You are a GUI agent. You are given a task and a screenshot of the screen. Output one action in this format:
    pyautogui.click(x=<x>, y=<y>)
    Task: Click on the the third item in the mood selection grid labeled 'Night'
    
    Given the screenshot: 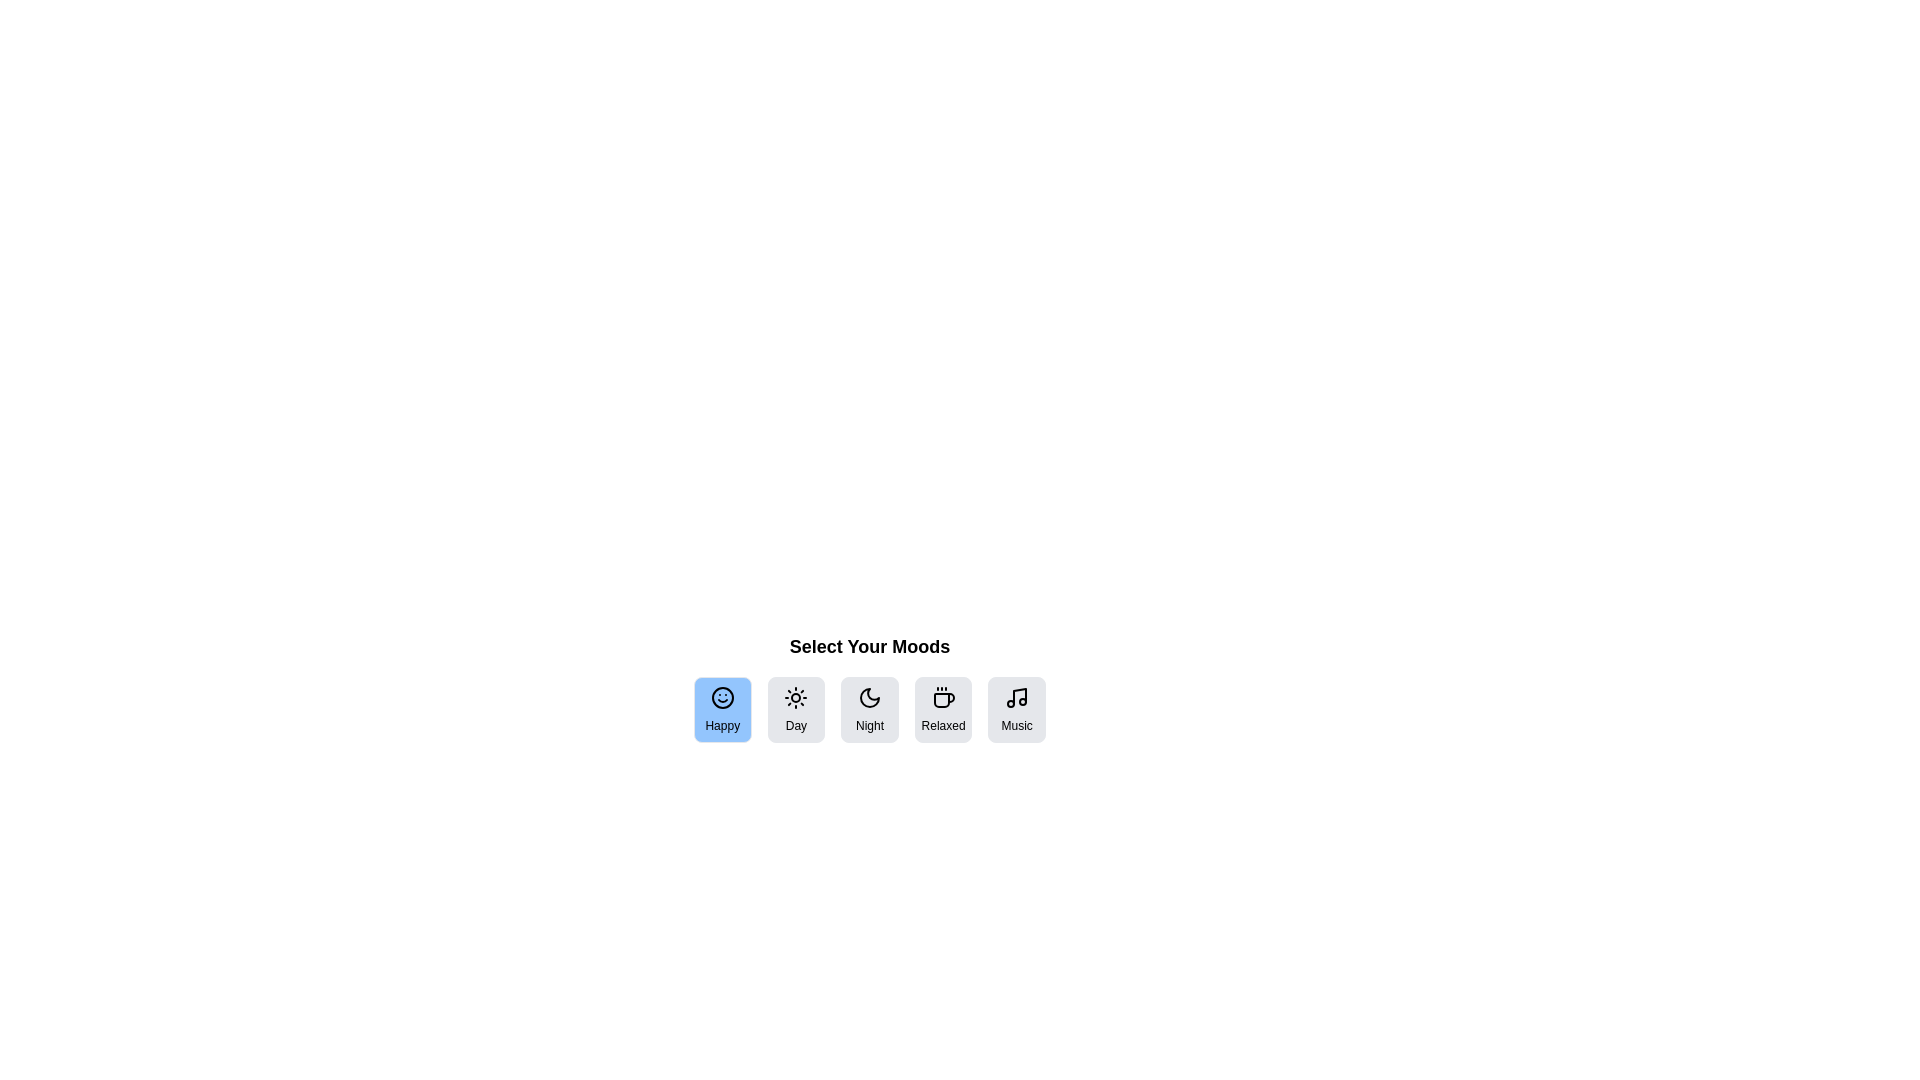 What is the action you would take?
    pyautogui.click(x=869, y=708)
    